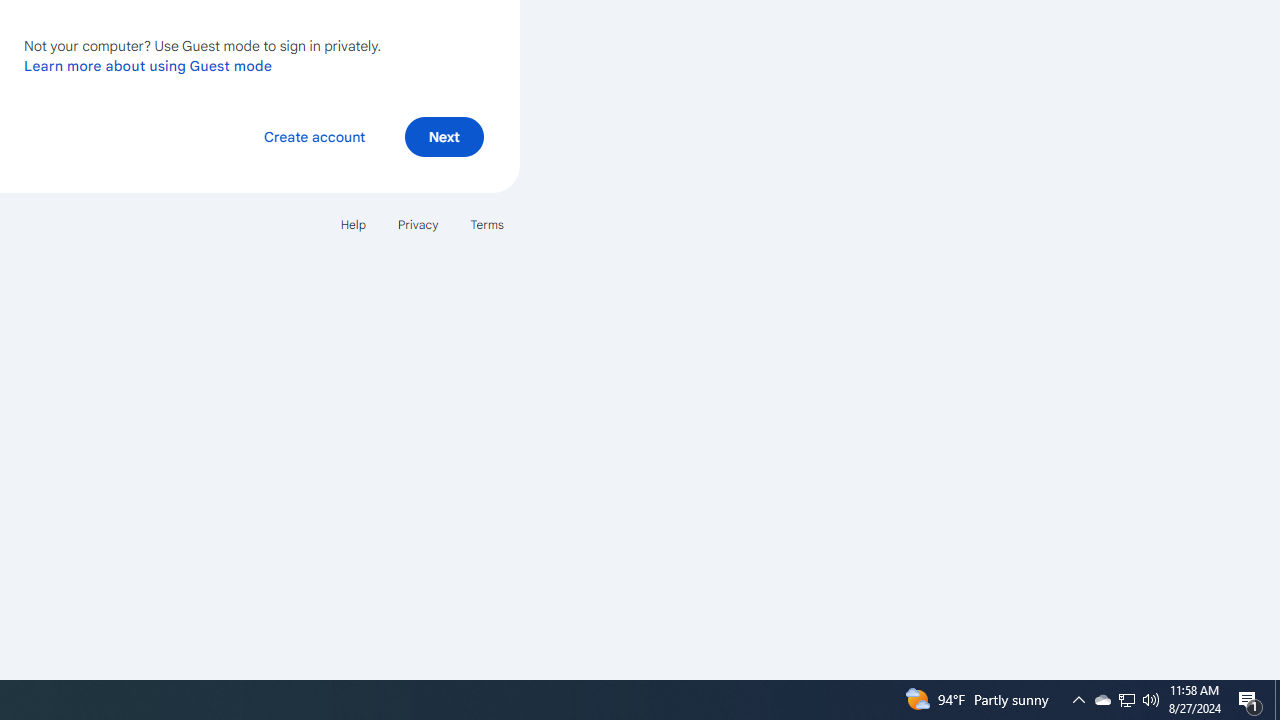 The image size is (1280, 720). What do you see at coordinates (487, 224) in the screenshot?
I see `'Terms'` at bounding box center [487, 224].